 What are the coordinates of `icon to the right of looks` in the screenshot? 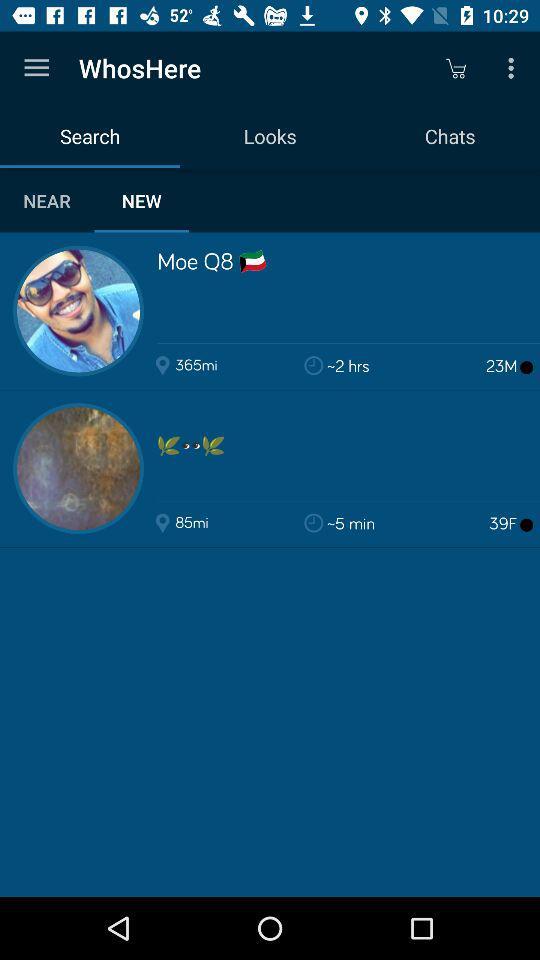 It's located at (455, 68).